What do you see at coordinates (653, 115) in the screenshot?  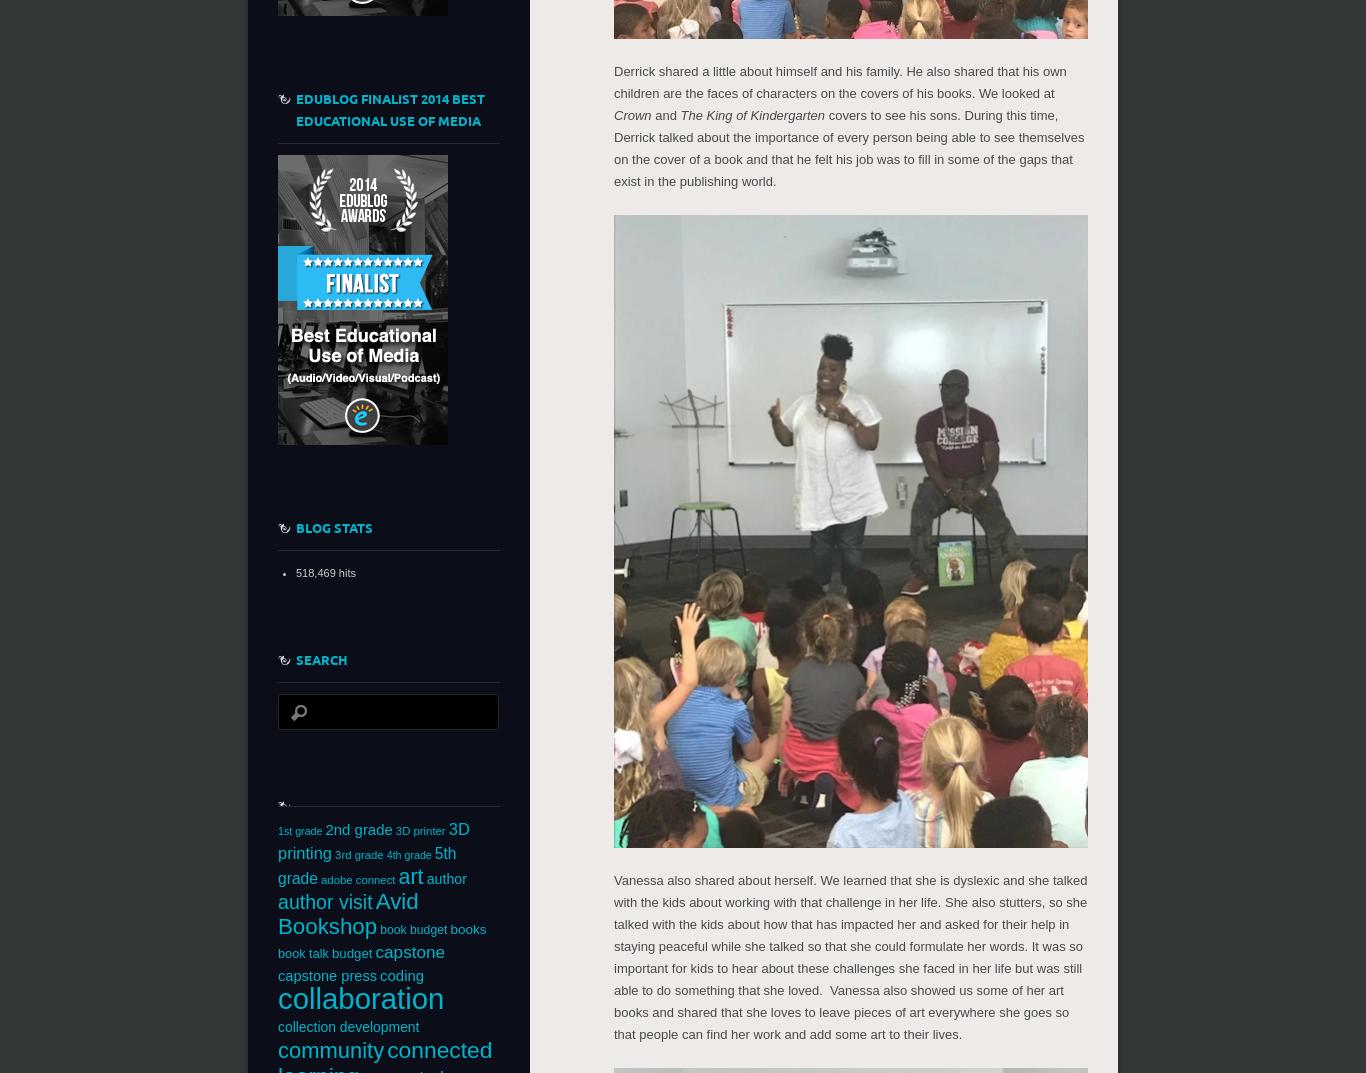 I see `'and'` at bounding box center [653, 115].